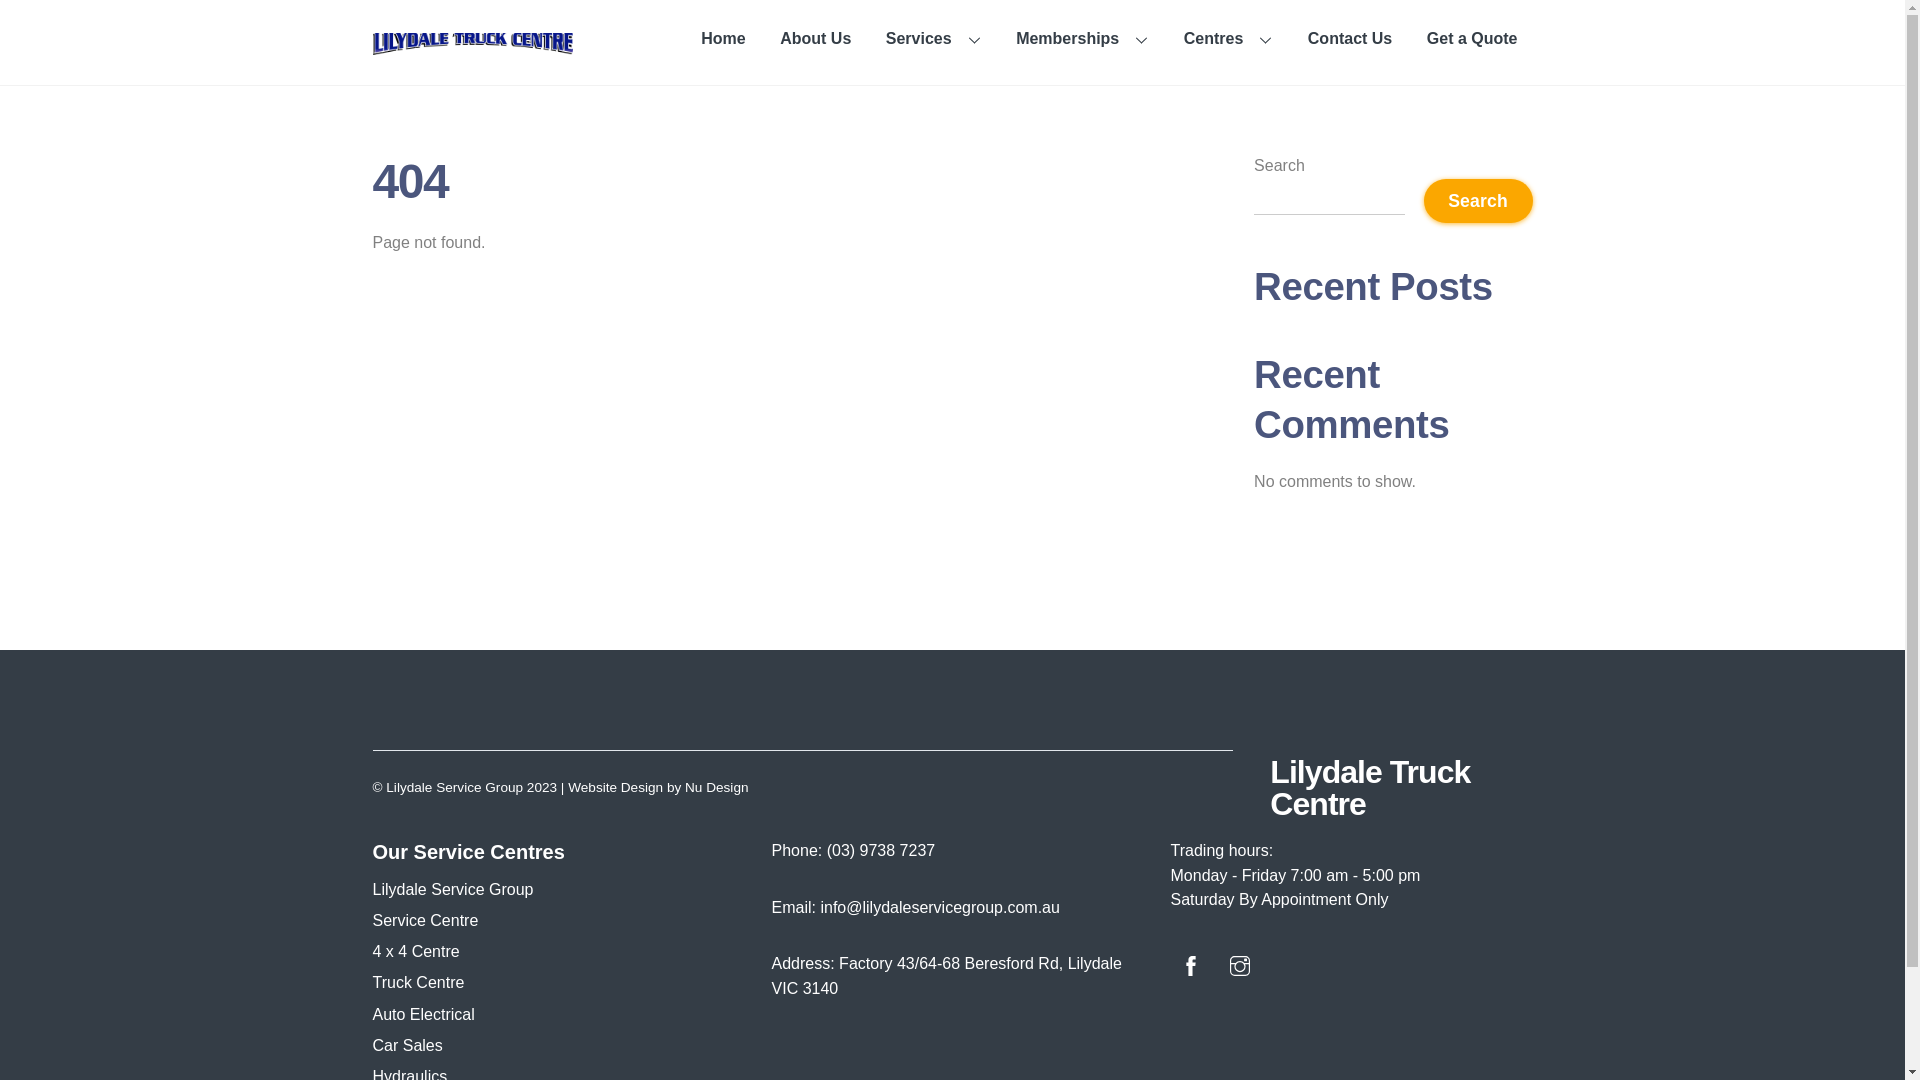 The width and height of the screenshot is (1920, 1080). Describe the element at coordinates (1472, 38) in the screenshot. I see `'Get a Quote'` at that location.